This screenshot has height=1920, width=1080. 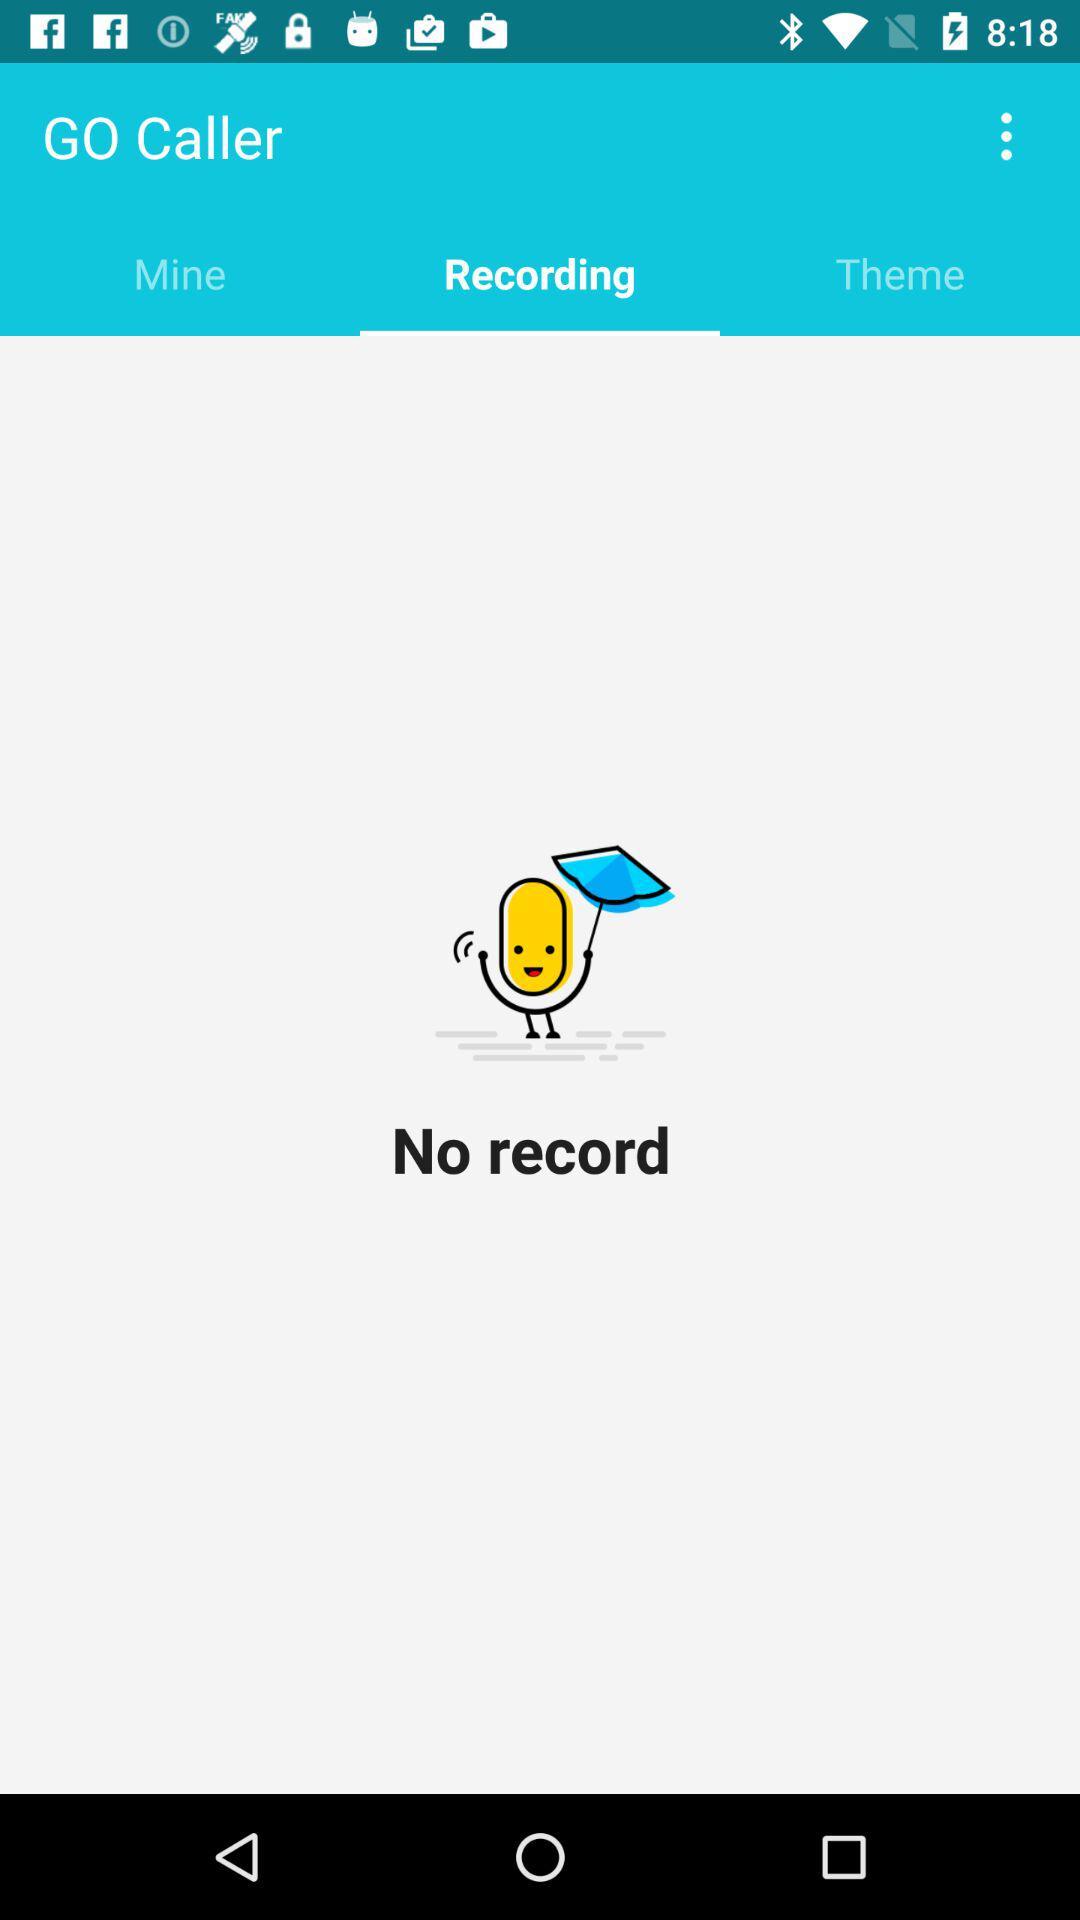 I want to click on more options, so click(x=1006, y=135).